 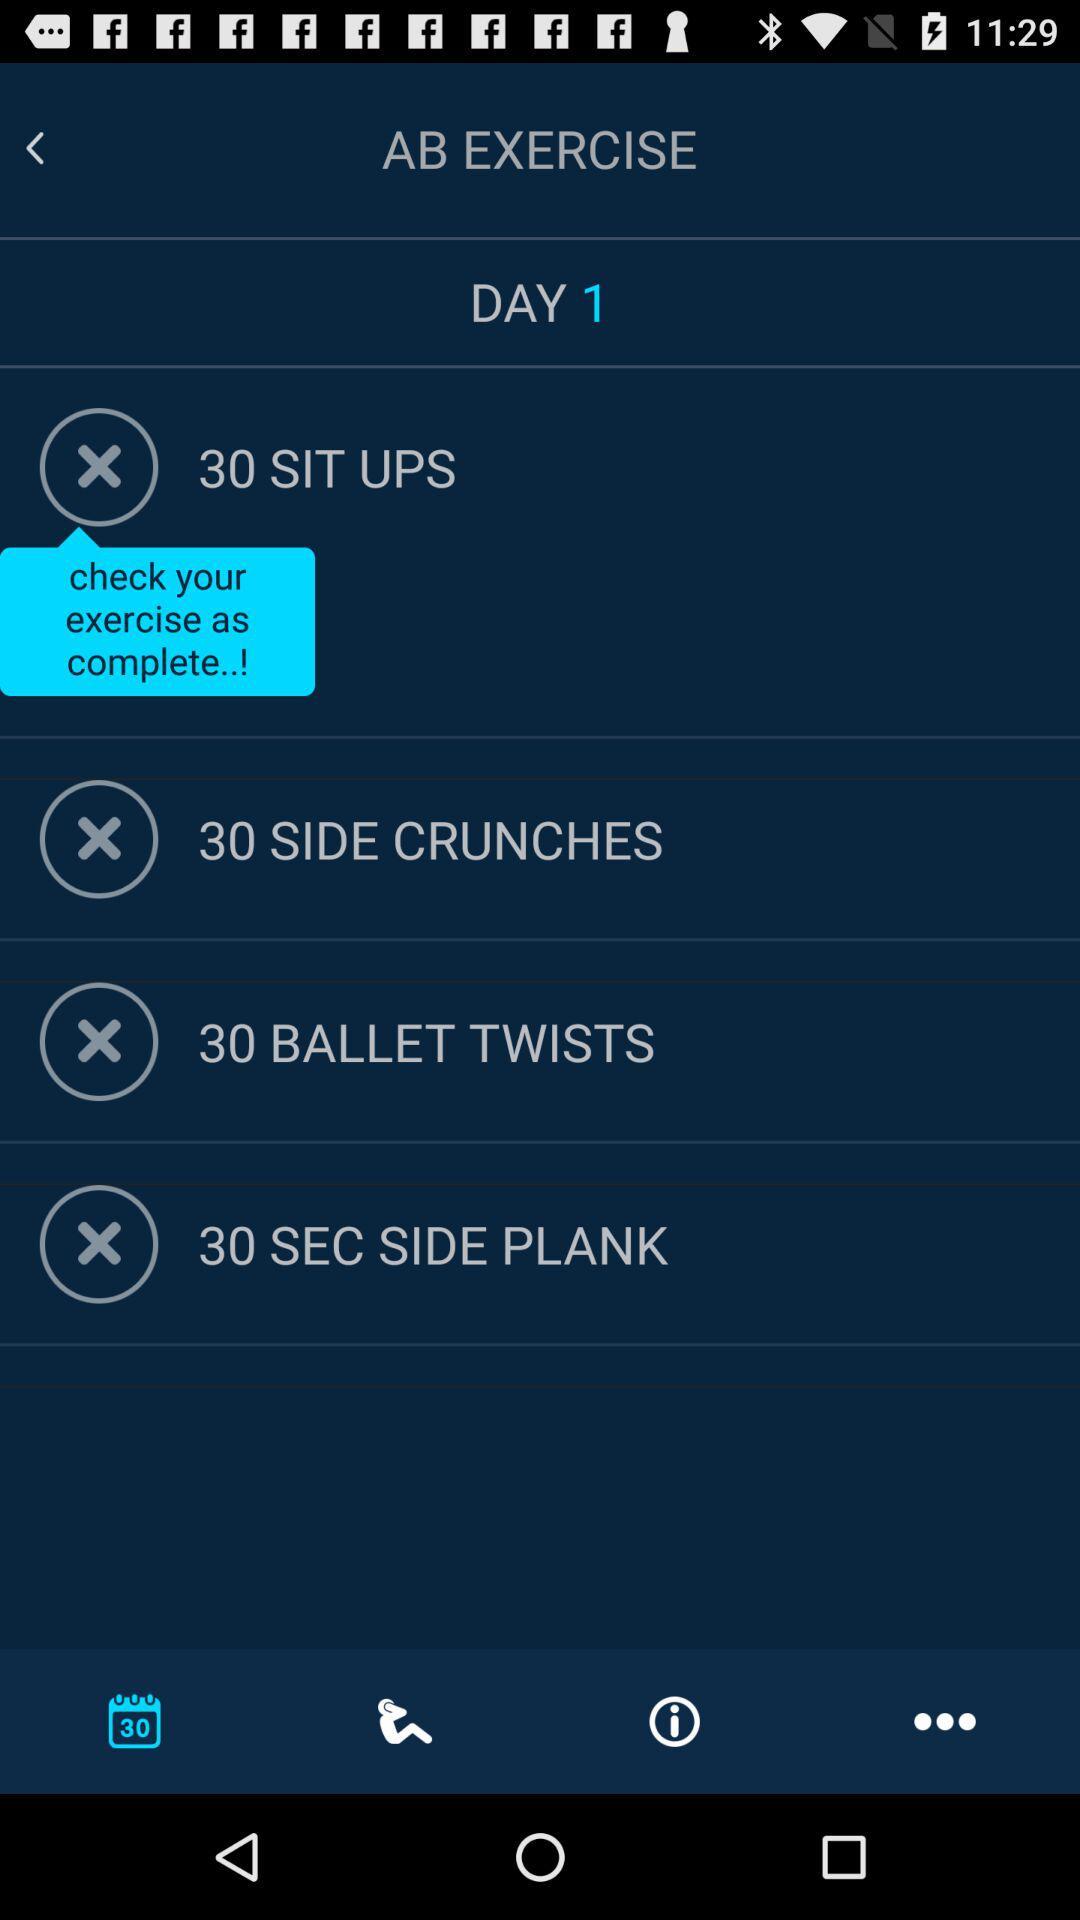 What do you see at coordinates (639, 465) in the screenshot?
I see `the 30 sit ups item` at bounding box center [639, 465].